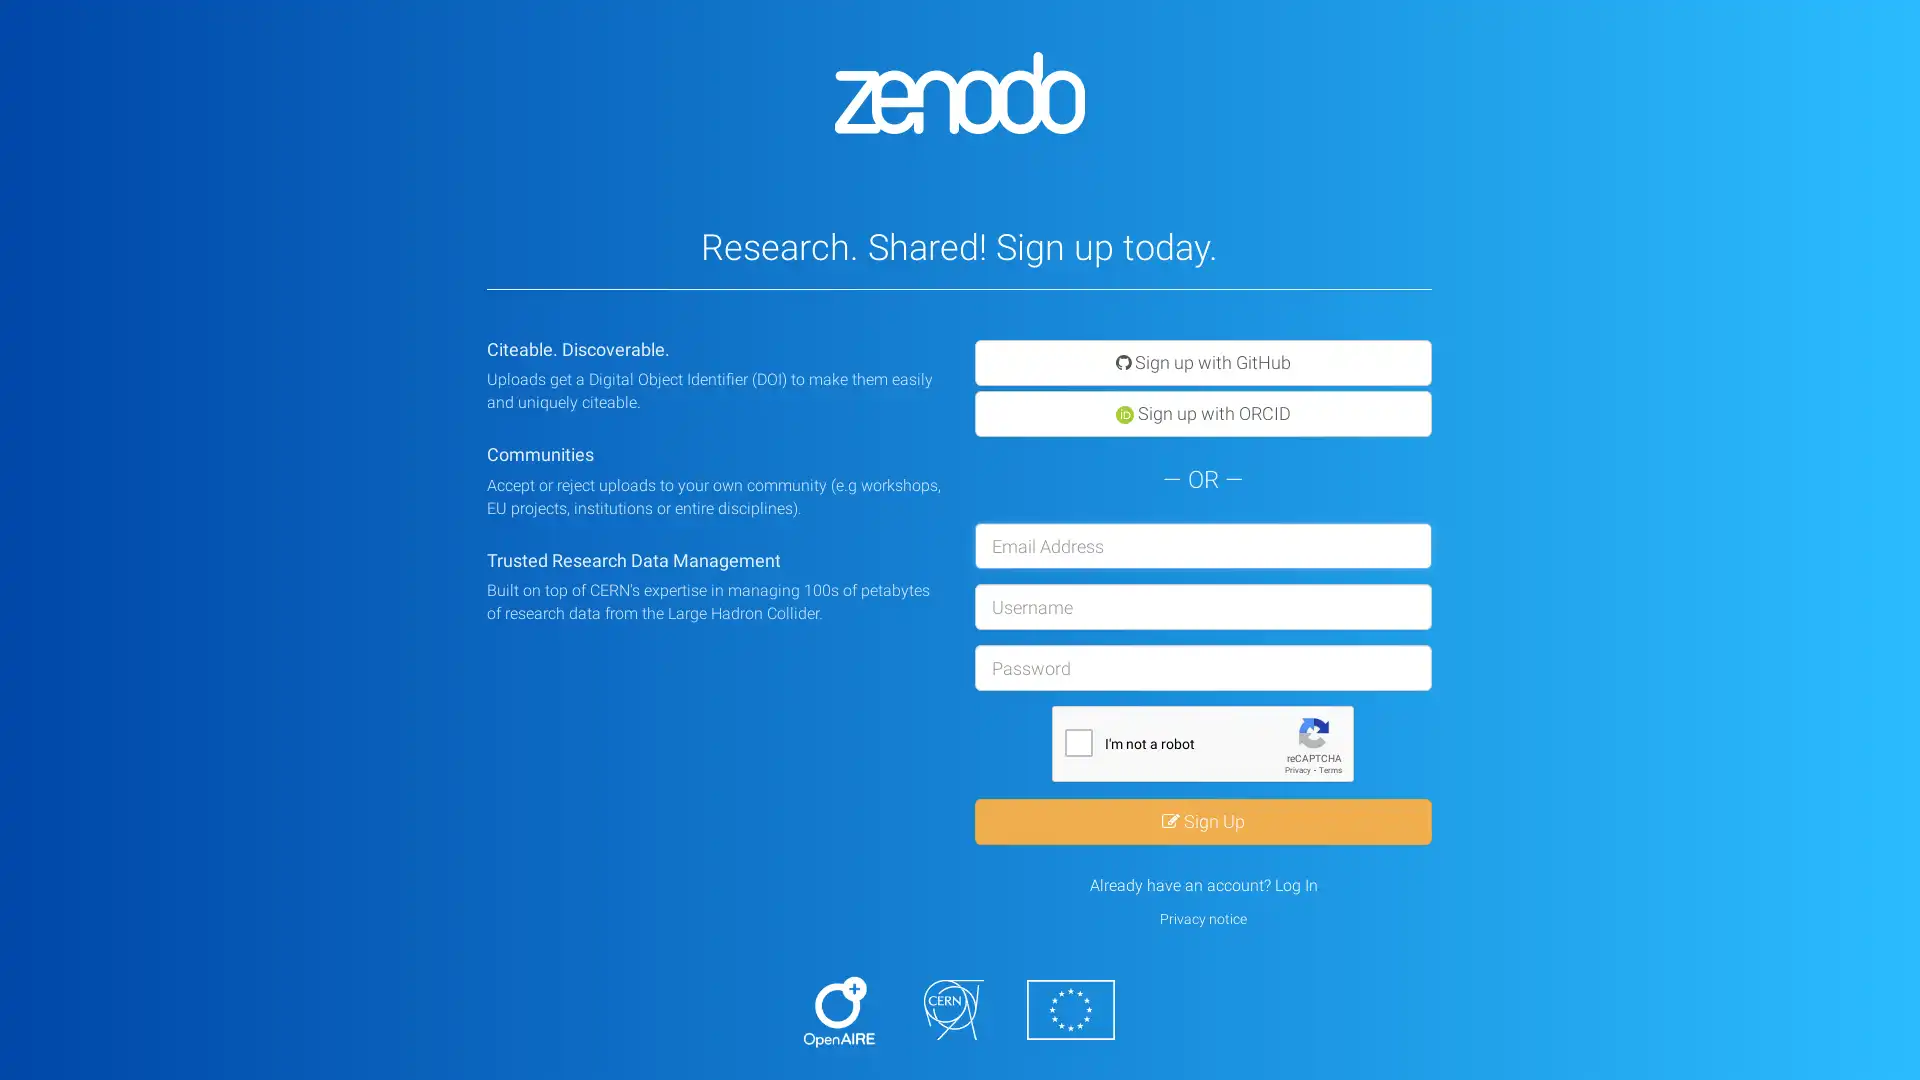 The width and height of the screenshot is (1920, 1080). What do you see at coordinates (1202, 821) in the screenshot?
I see `Sign Up` at bounding box center [1202, 821].